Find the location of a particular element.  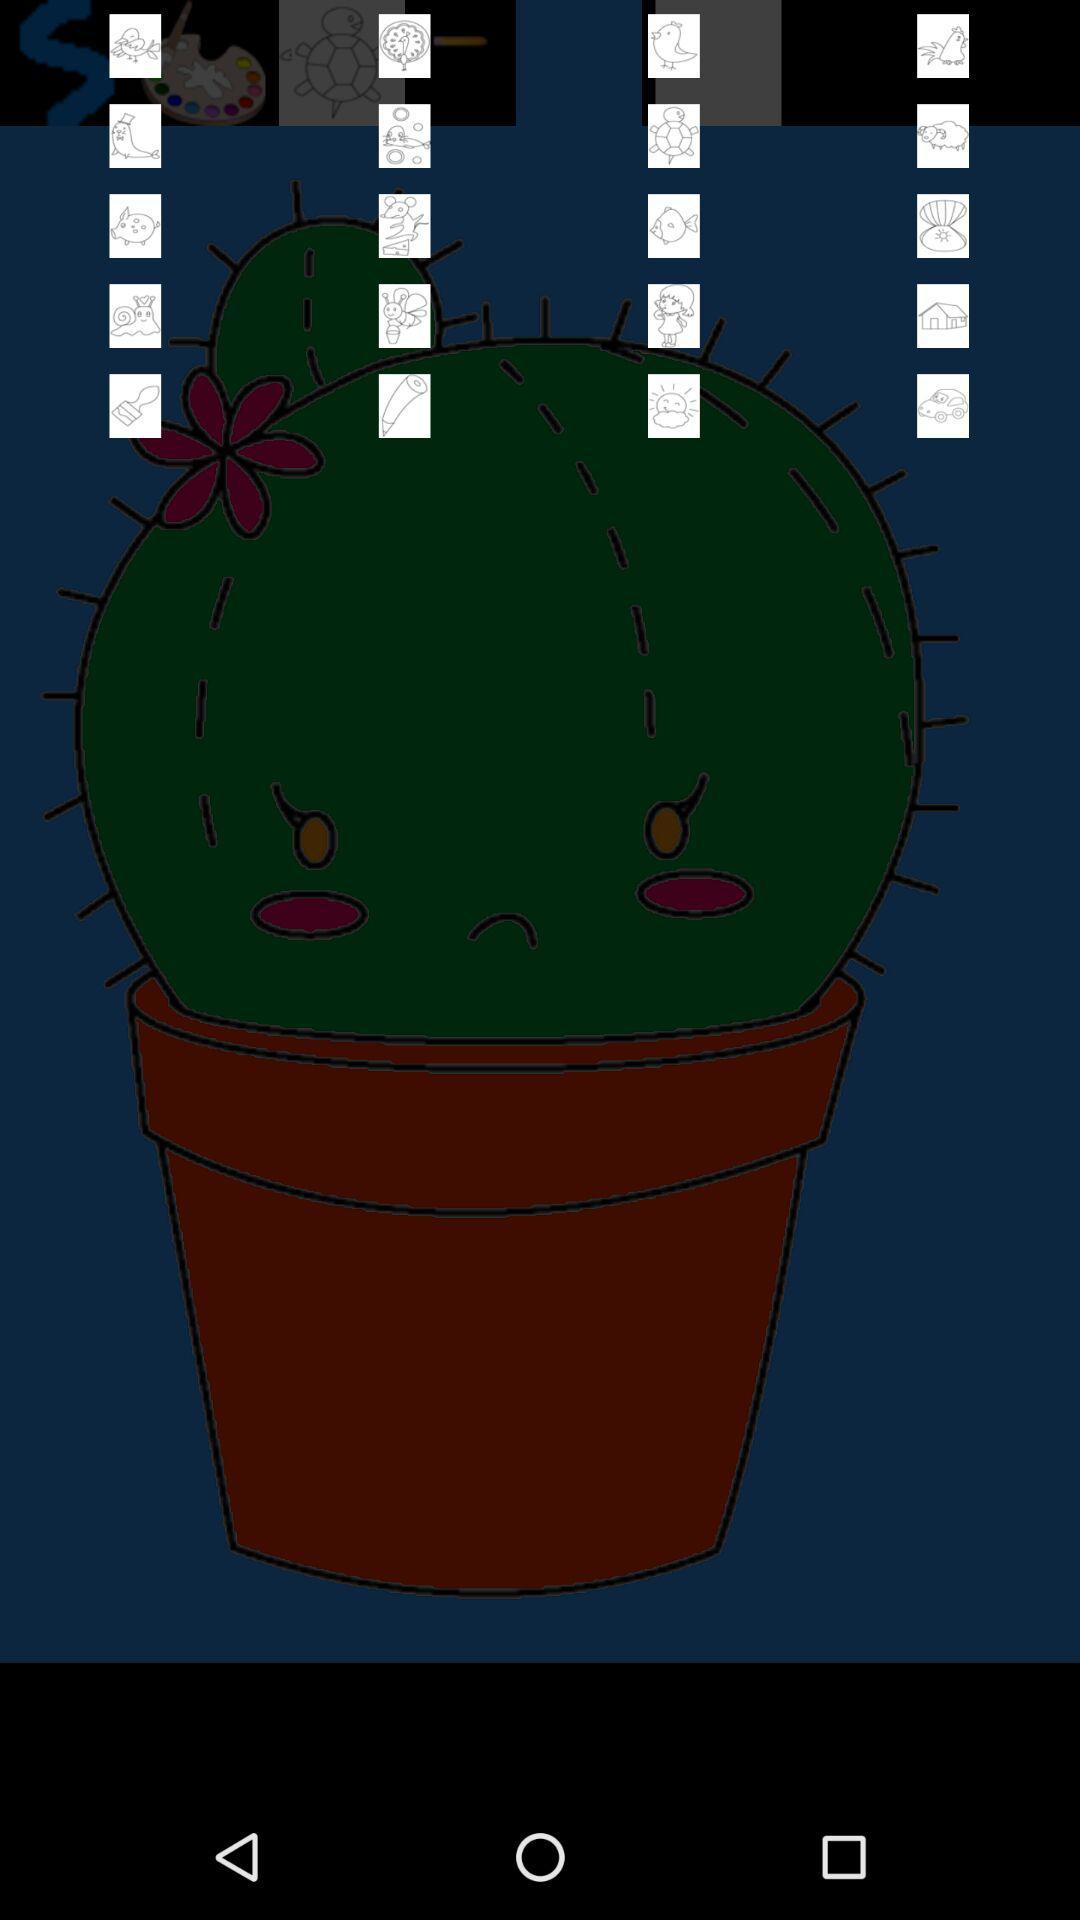

show picture of a house is located at coordinates (943, 315).